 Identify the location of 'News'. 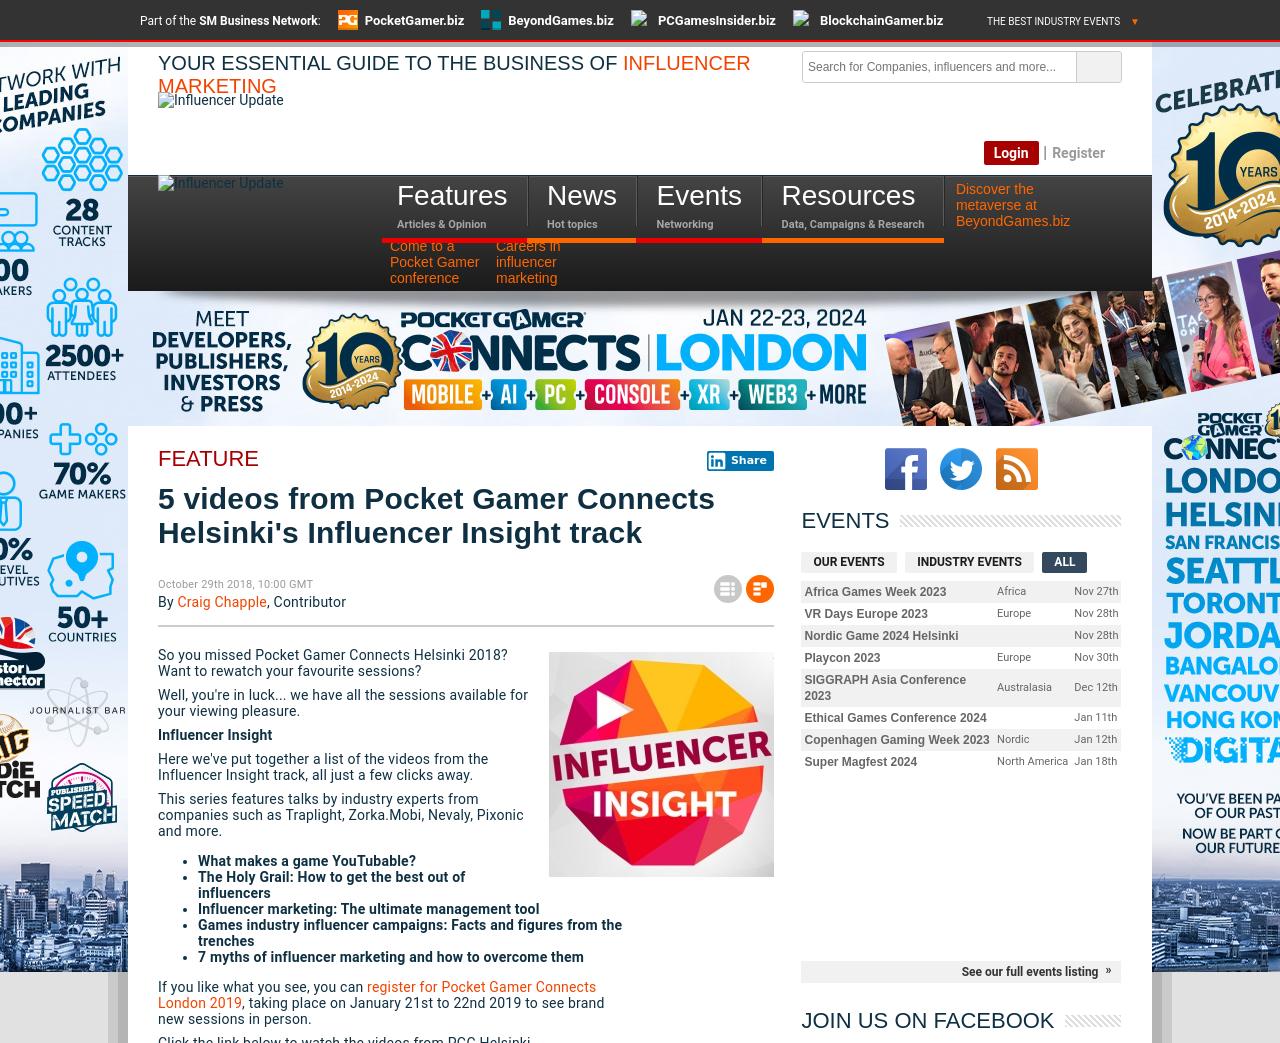
(580, 194).